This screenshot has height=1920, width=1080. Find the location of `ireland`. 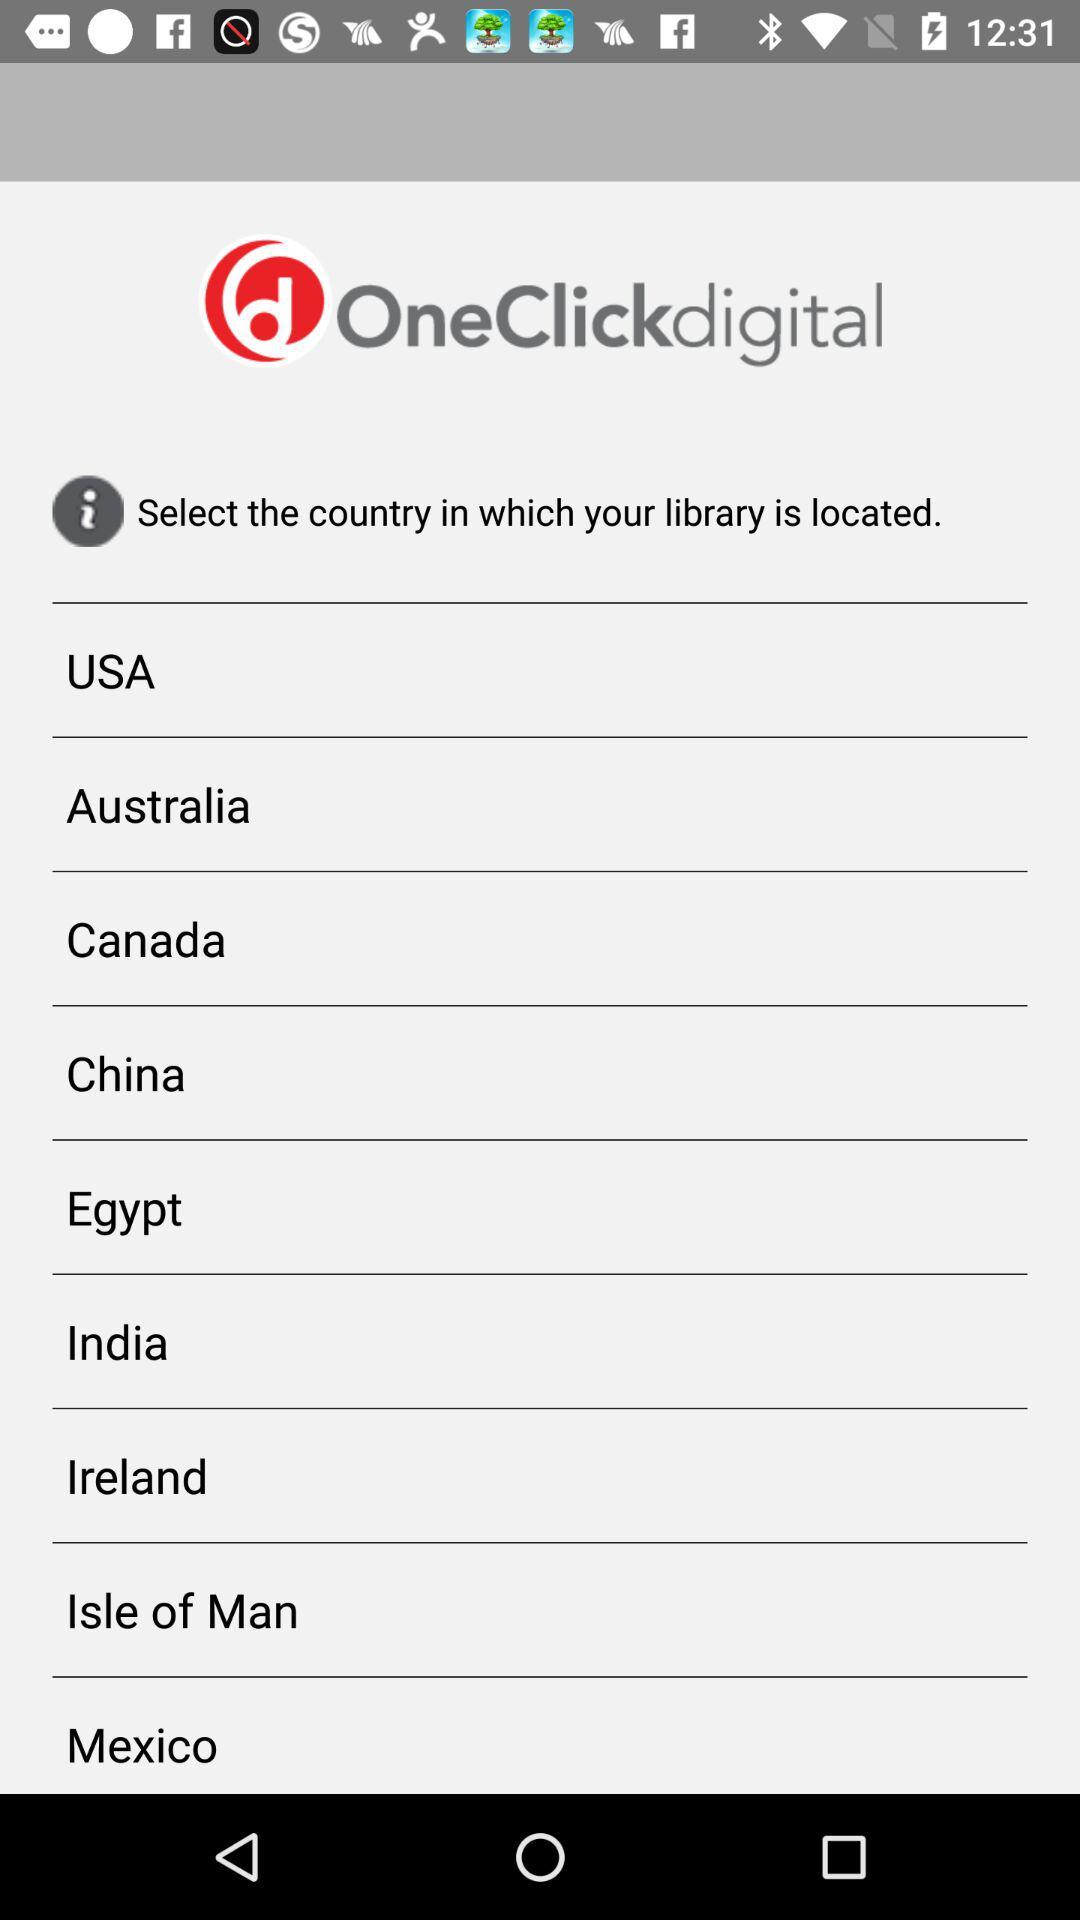

ireland is located at coordinates (540, 1475).